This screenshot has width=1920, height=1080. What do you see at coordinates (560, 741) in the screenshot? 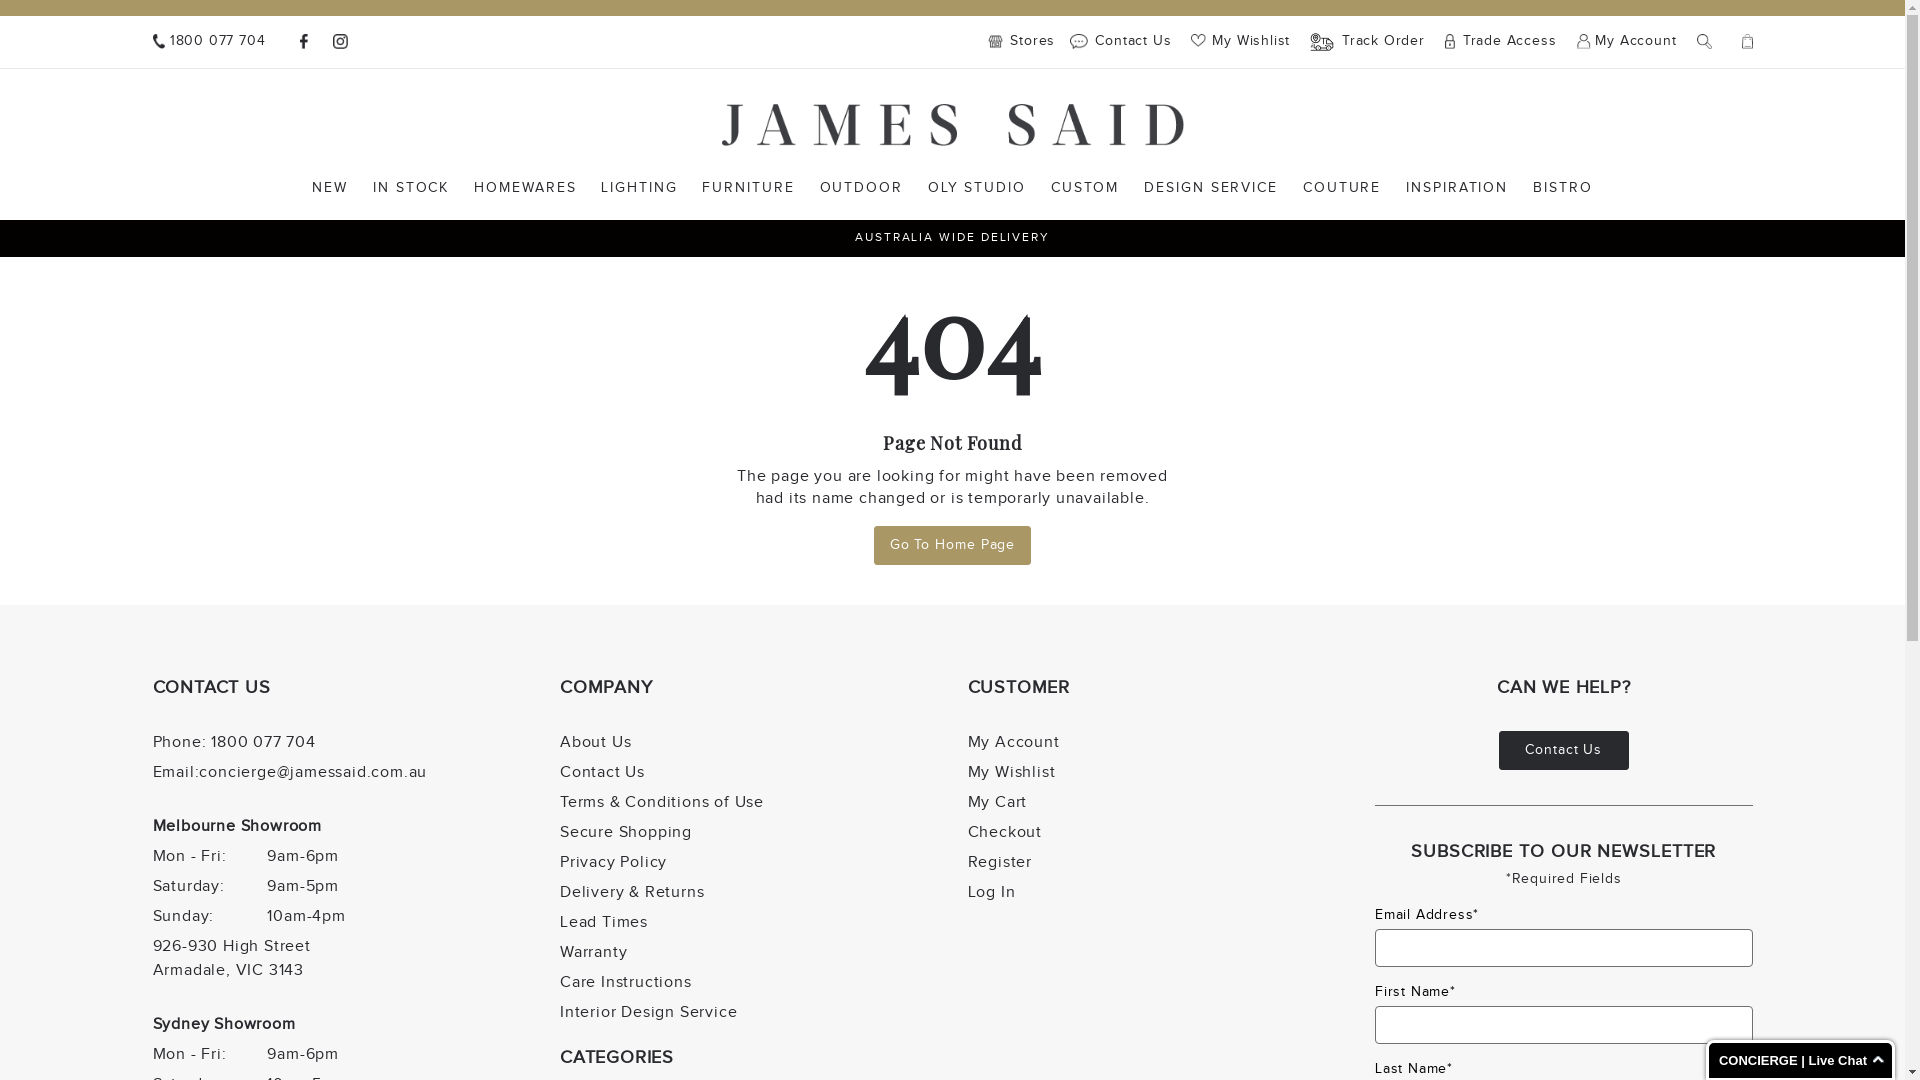
I see `'About Us'` at bounding box center [560, 741].